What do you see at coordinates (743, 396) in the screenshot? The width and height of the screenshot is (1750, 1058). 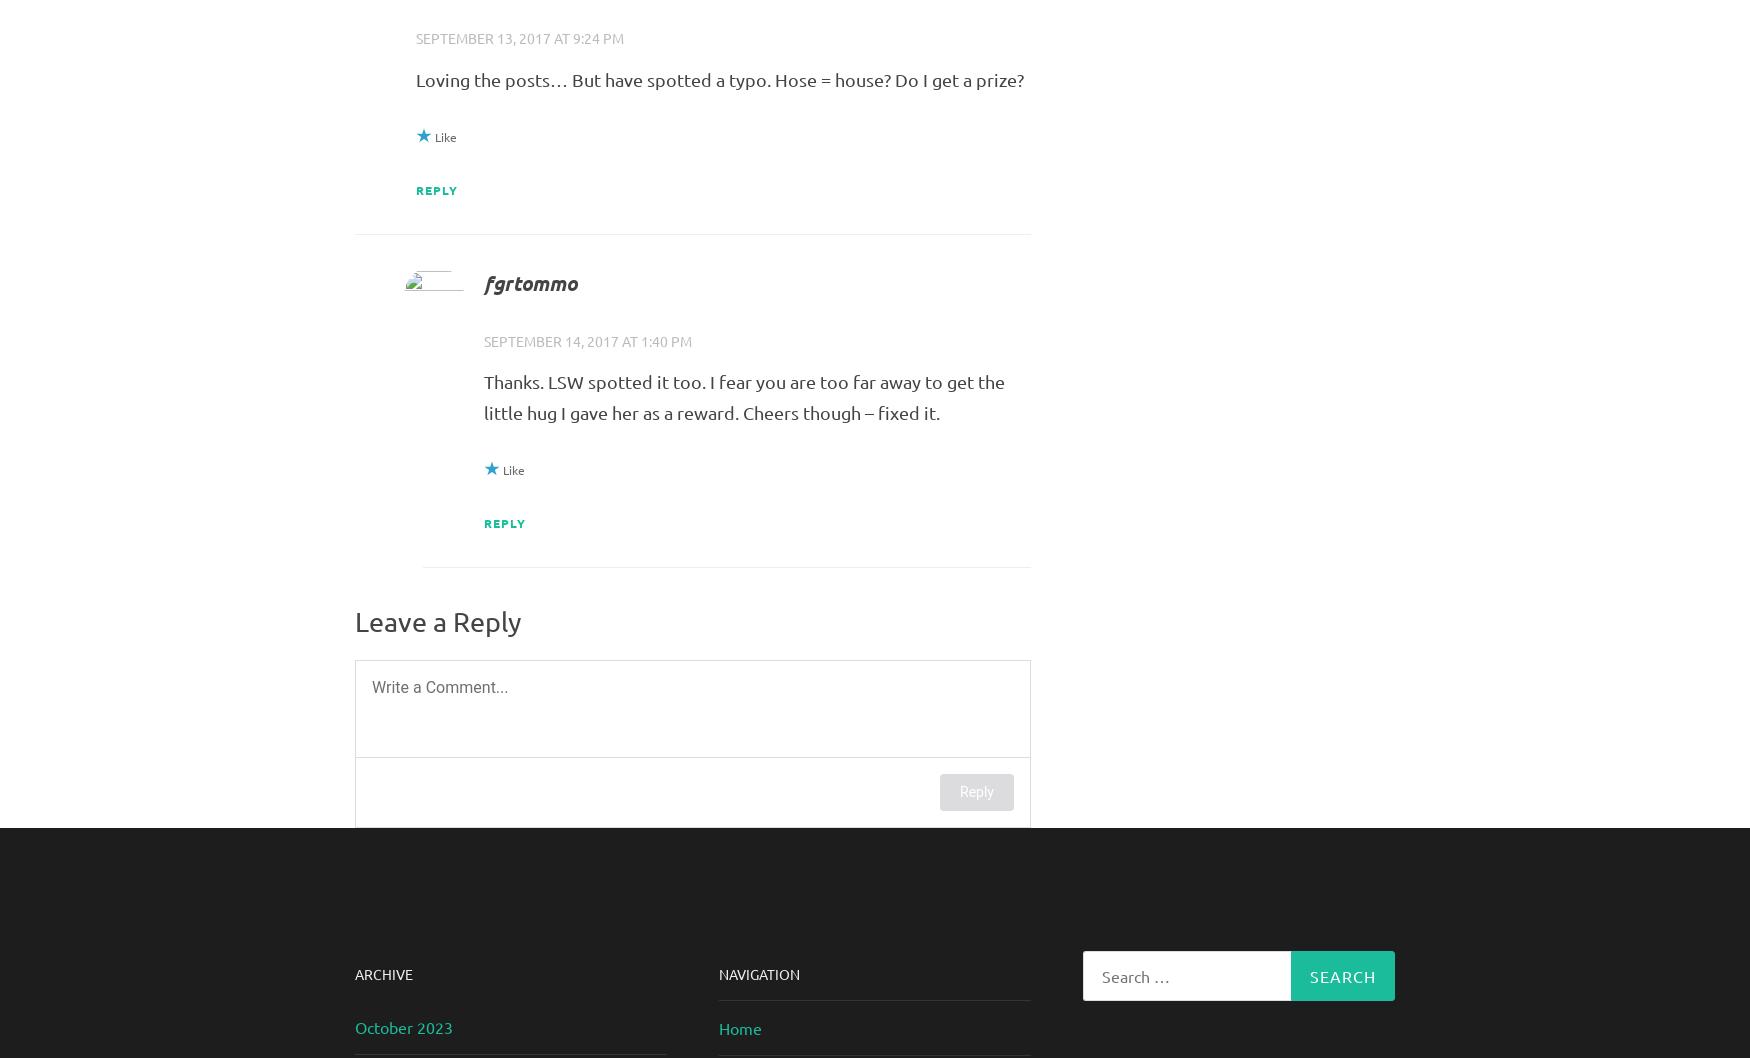 I see `'Thanks.  LSW spotted it too.  I fear you are too far away to get the little hug I gave her as a reward.  Cheers though – fixed it.'` at bounding box center [743, 396].